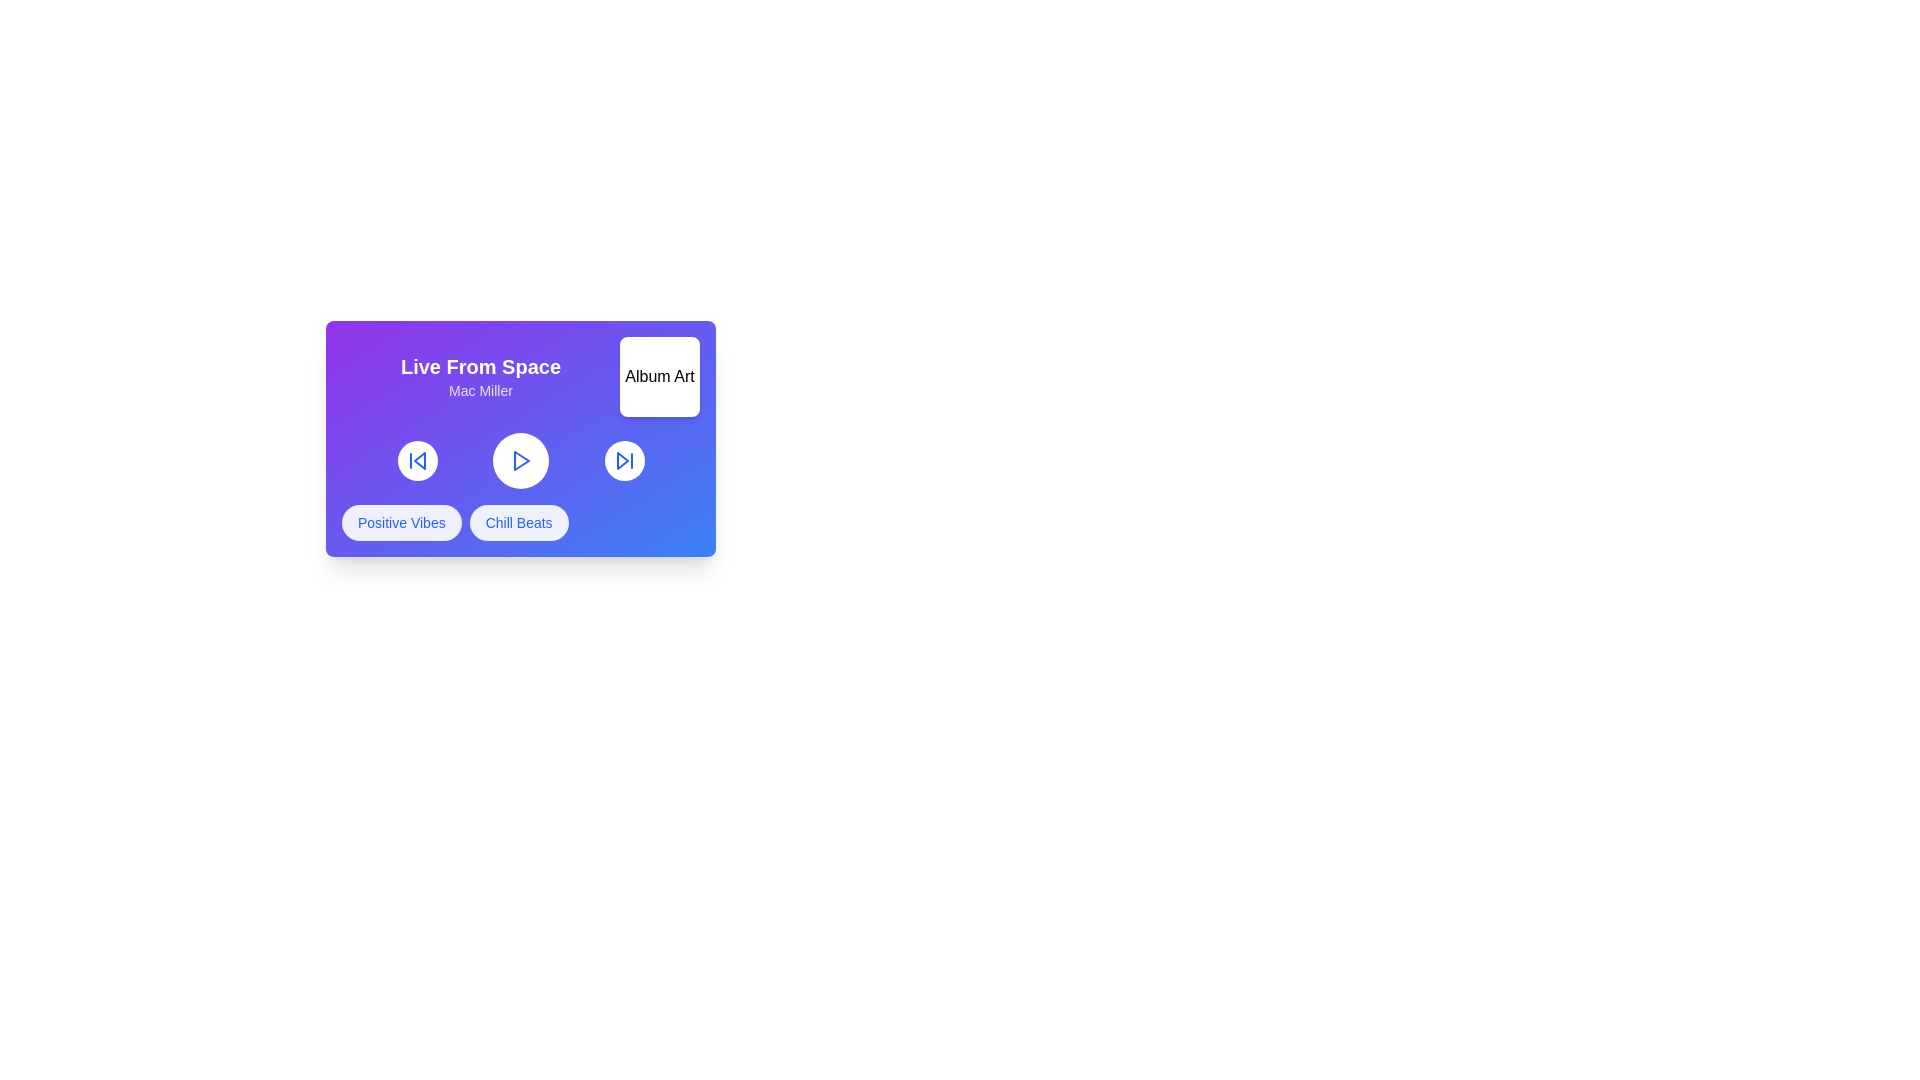 This screenshot has width=1920, height=1080. I want to click on the 'Chill Beats' button located at the bottom of the card interface, so click(518, 522).